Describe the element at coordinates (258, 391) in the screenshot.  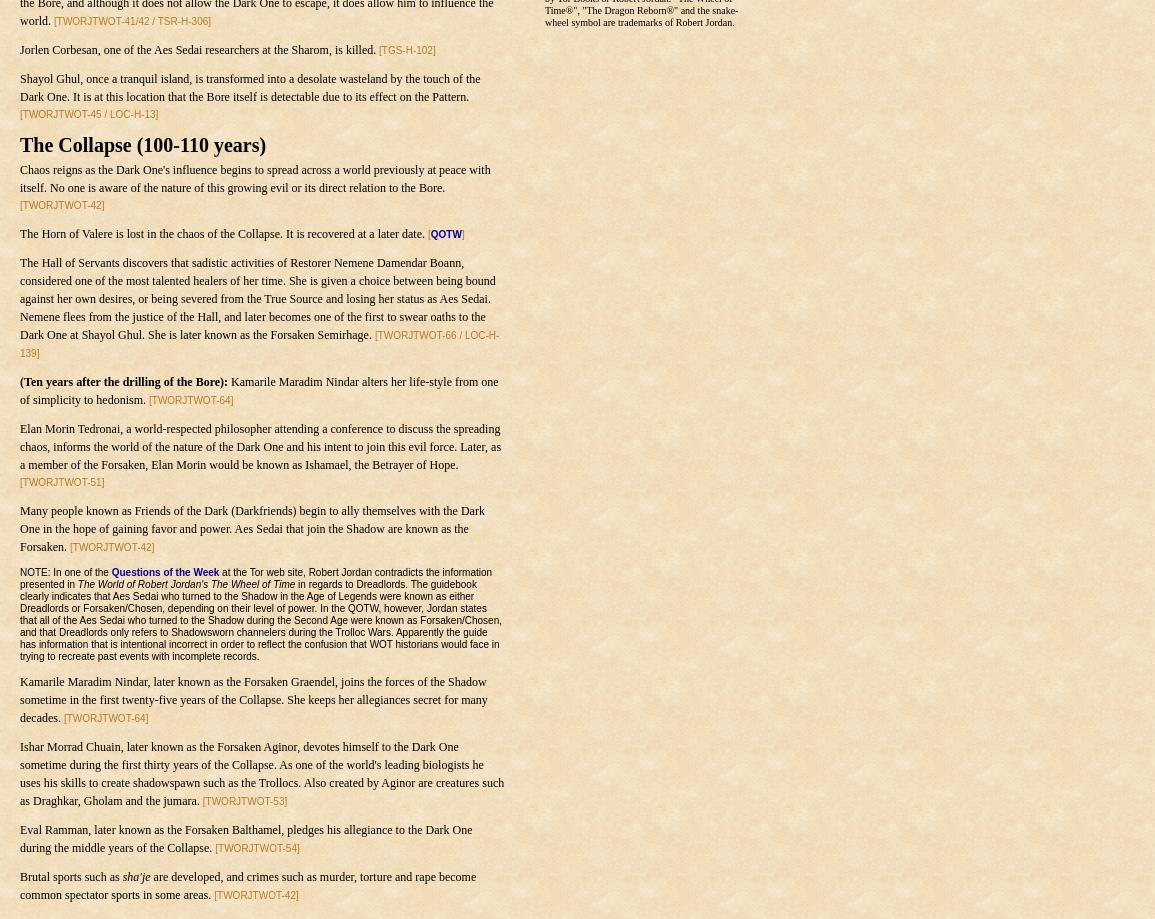
I see `'Kamarile Maradim Nindar alters her life-style from one of simplicity to hedonism.'` at that location.